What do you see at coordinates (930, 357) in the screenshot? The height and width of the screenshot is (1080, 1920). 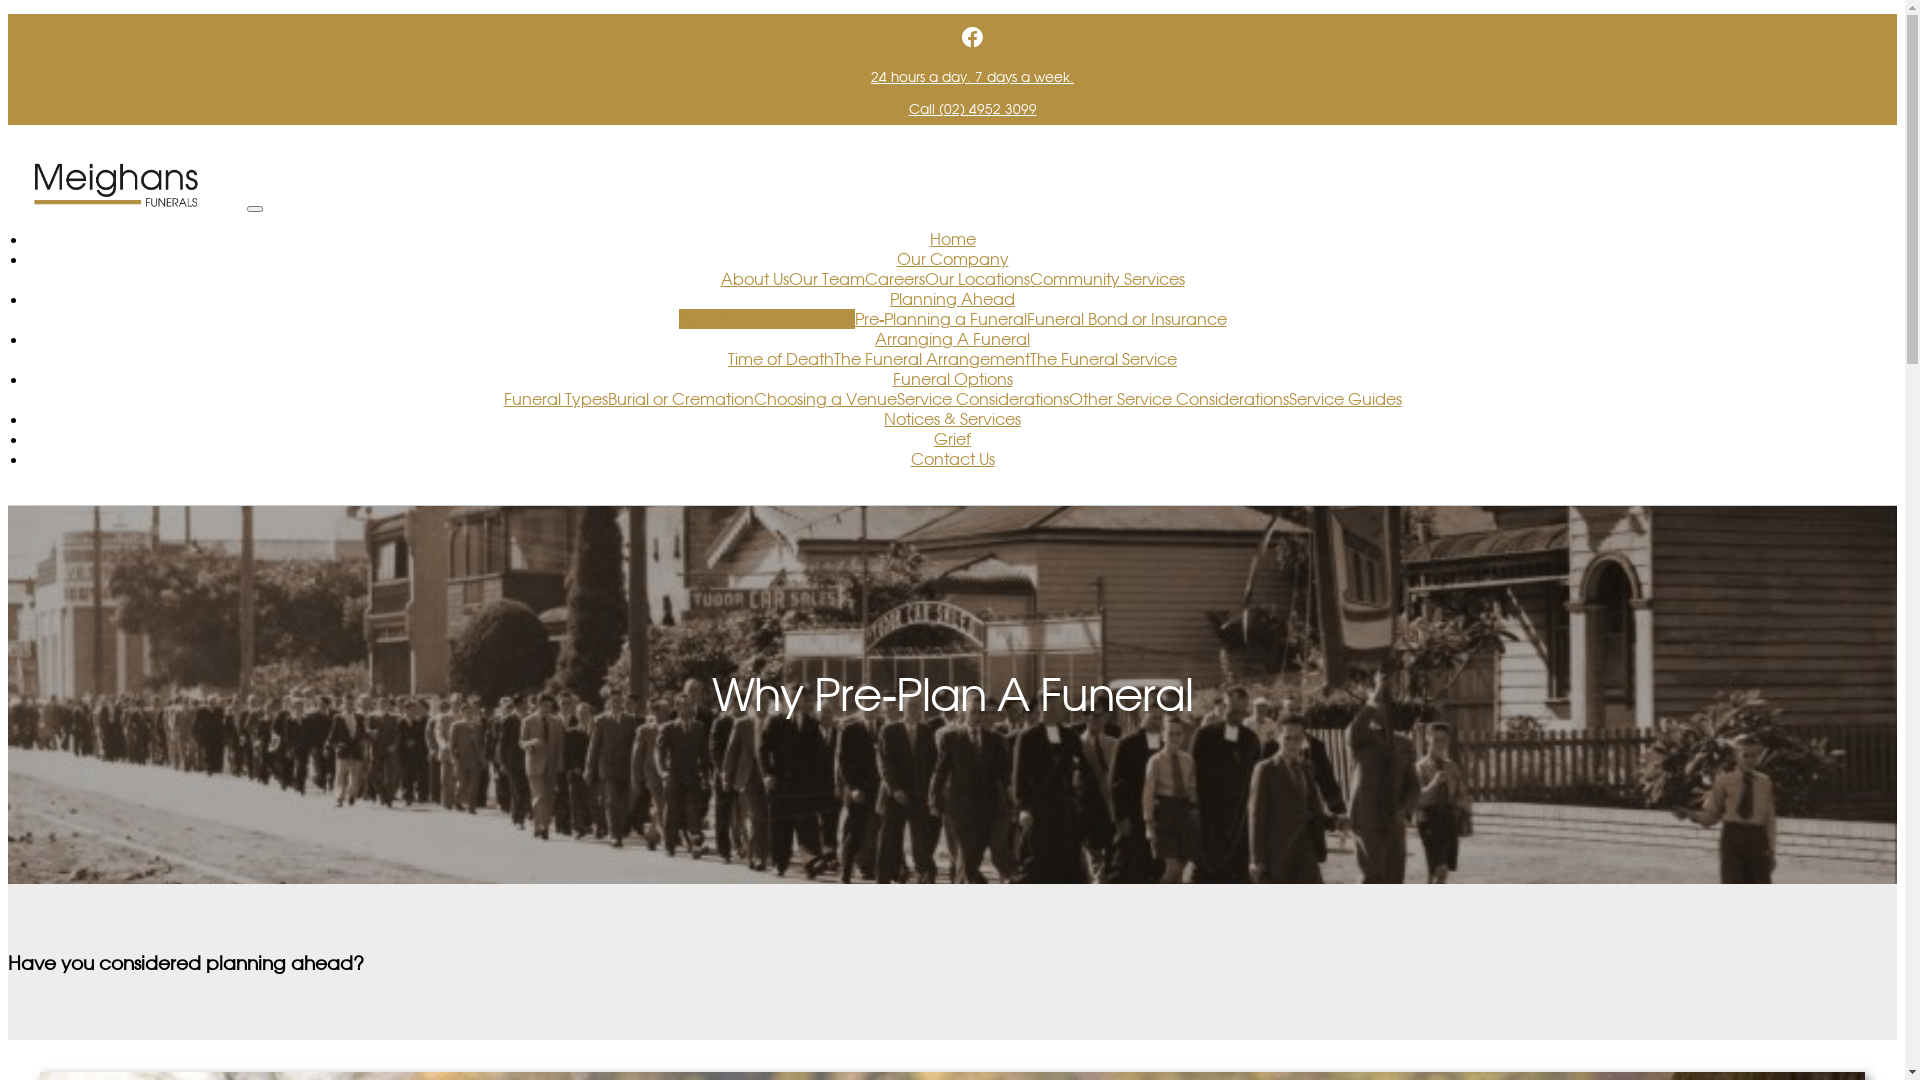 I see `'The Funeral Arrangement'` at bounding box center [930, 357].